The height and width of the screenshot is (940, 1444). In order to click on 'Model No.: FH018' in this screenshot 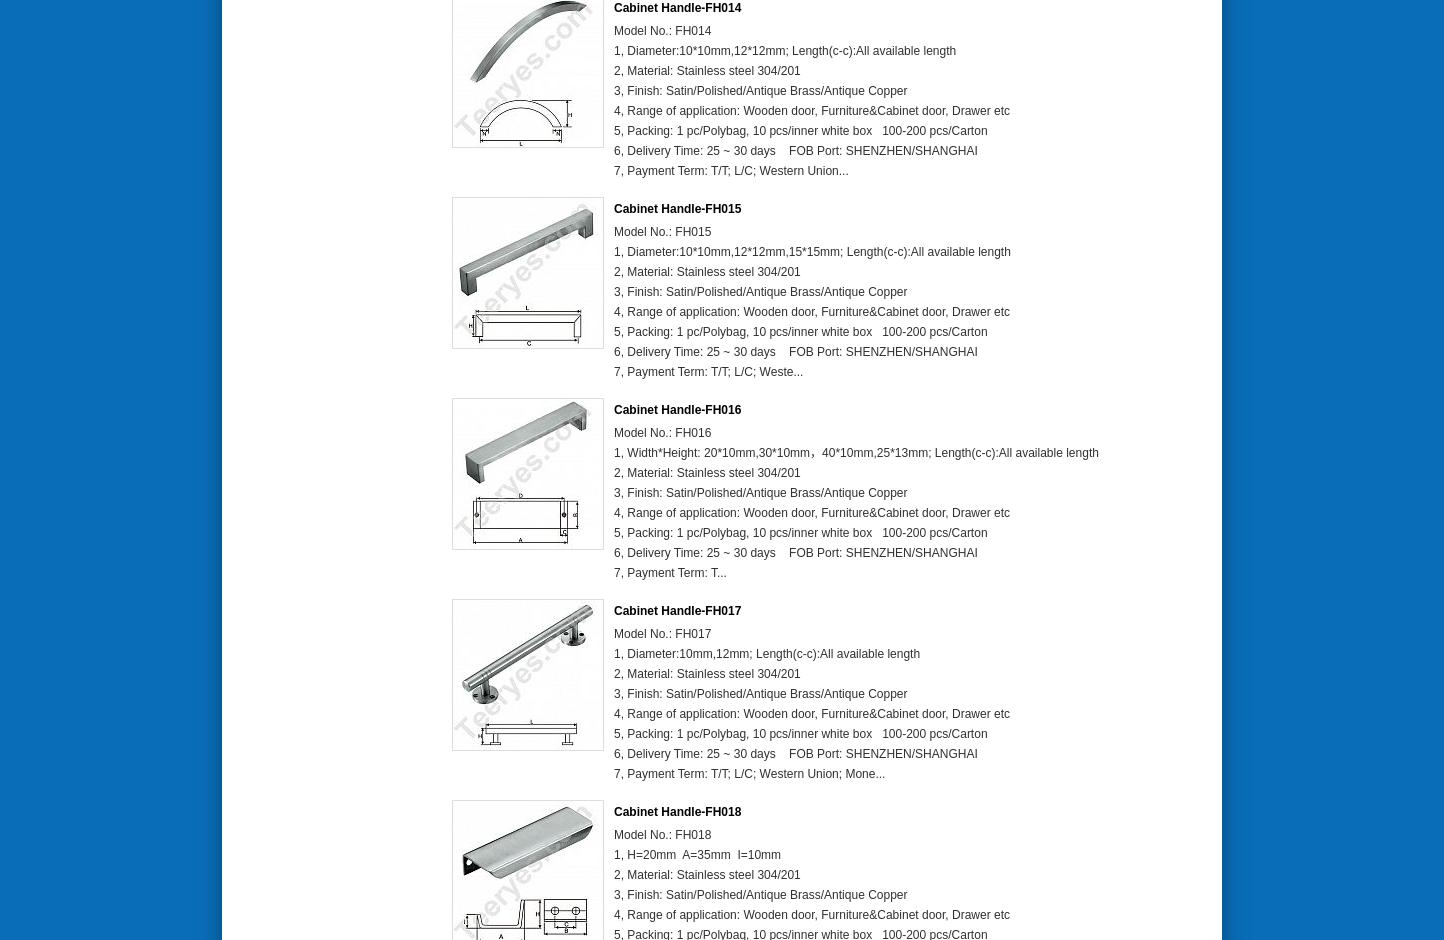, I will do `click(662, 834)`.